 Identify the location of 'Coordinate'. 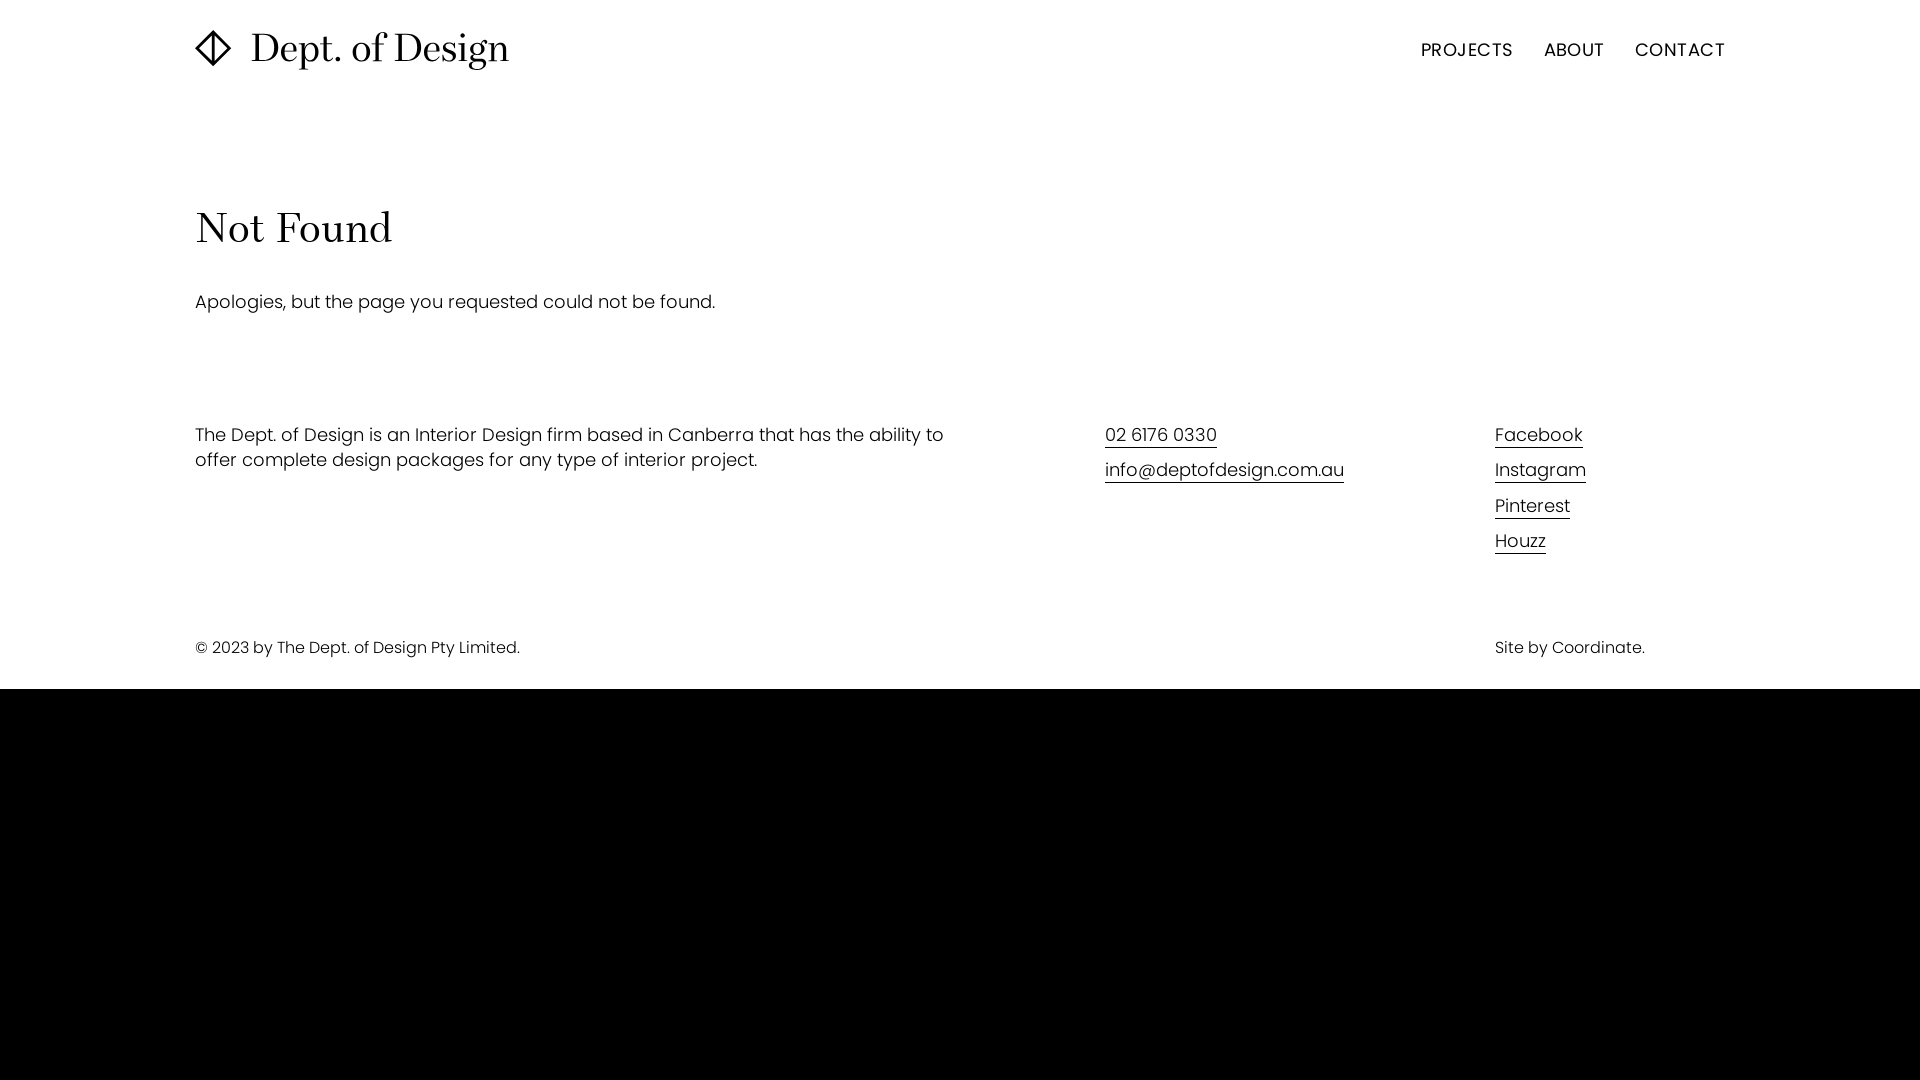
(1596, 647).